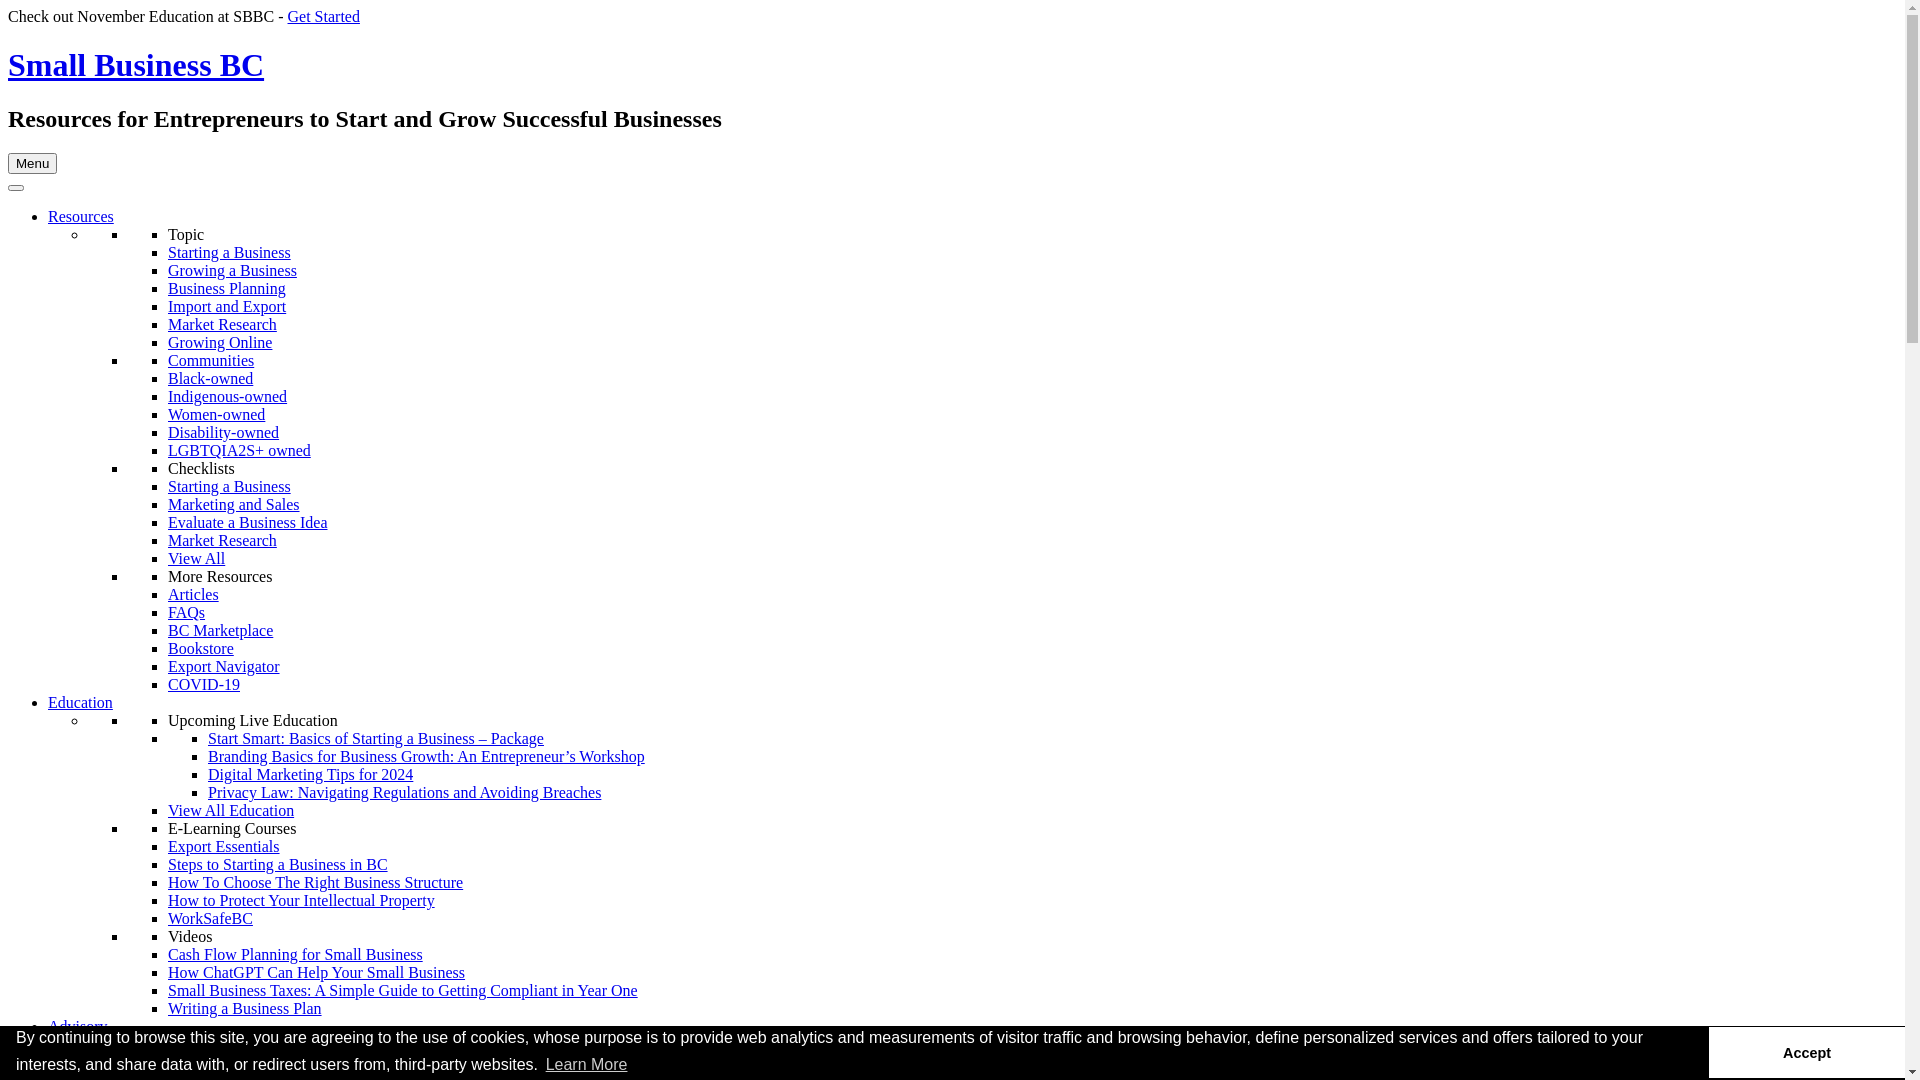 Image resolution: width=1920 pixels, height=1080 pixels. Describe the element at coordinates (48, 1026) in the screenshot. I see `'Advisory'` at that location.